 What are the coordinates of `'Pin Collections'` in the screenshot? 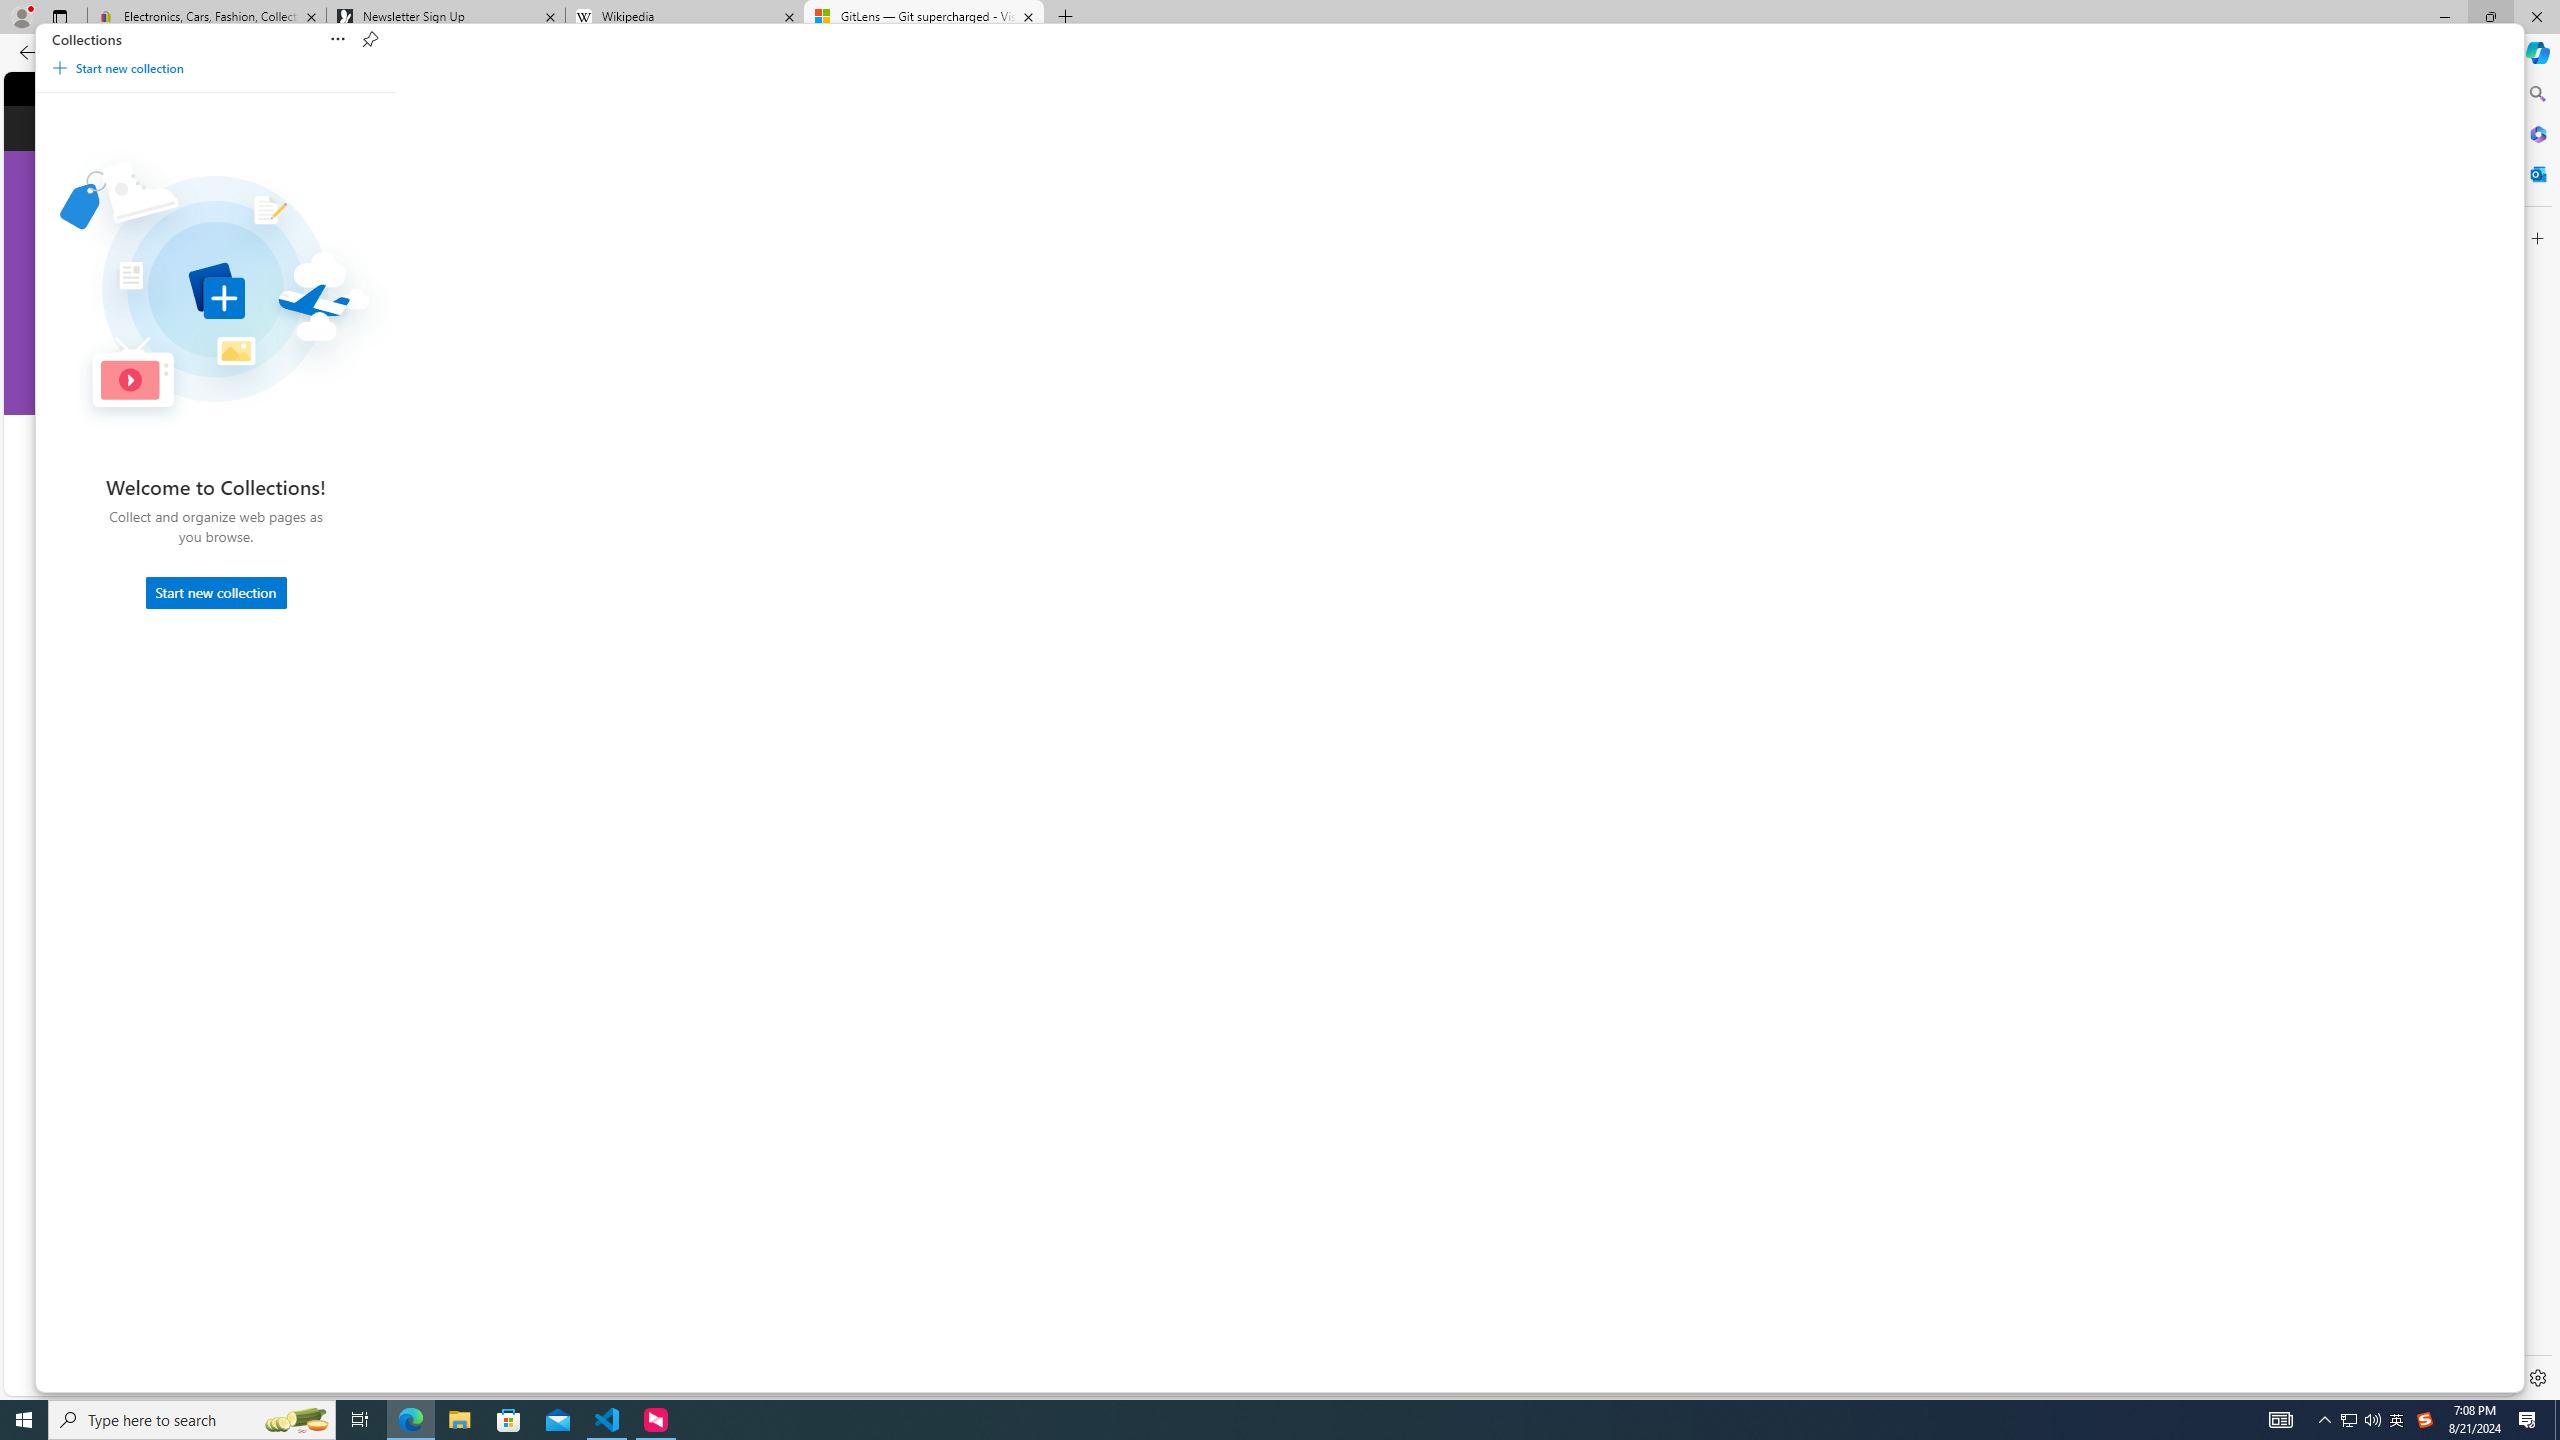 It's located at (368, 39).